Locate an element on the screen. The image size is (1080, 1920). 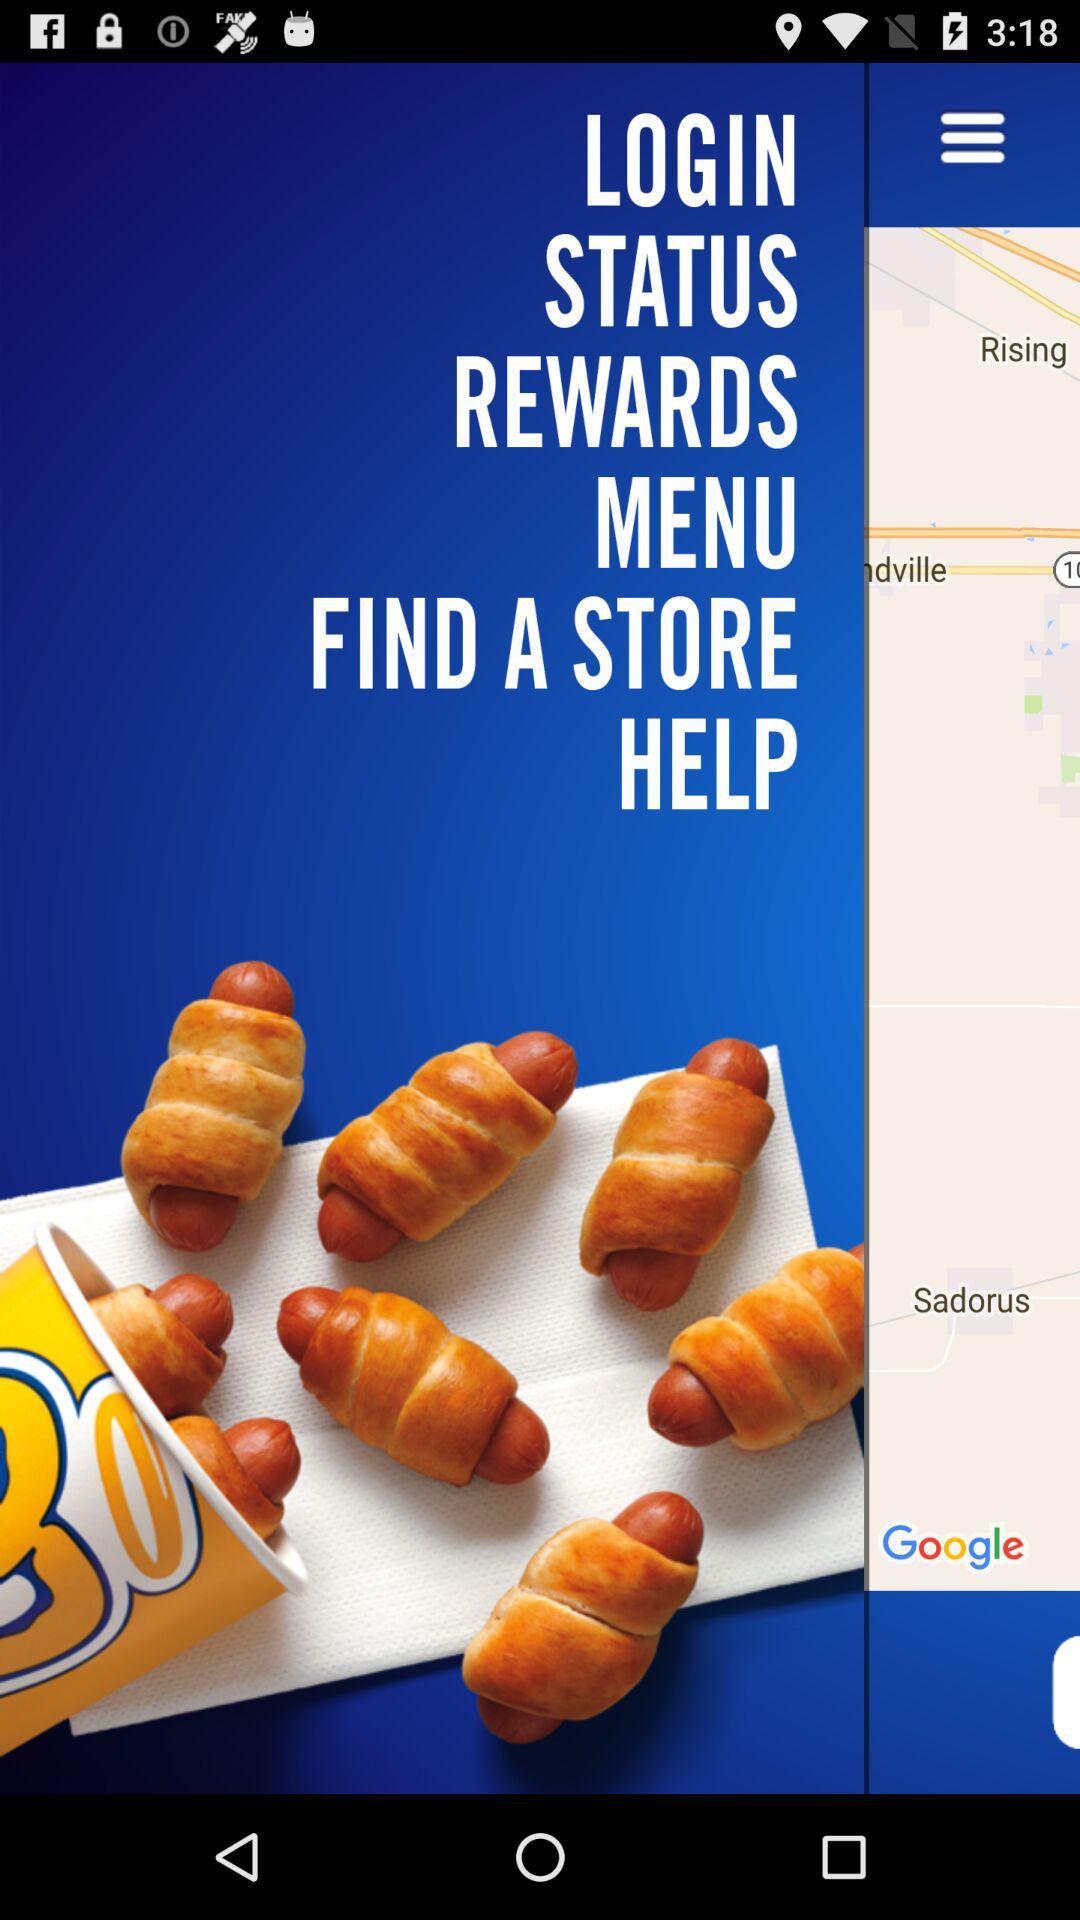
icon above menu icon is located at coordinates (443, 279).